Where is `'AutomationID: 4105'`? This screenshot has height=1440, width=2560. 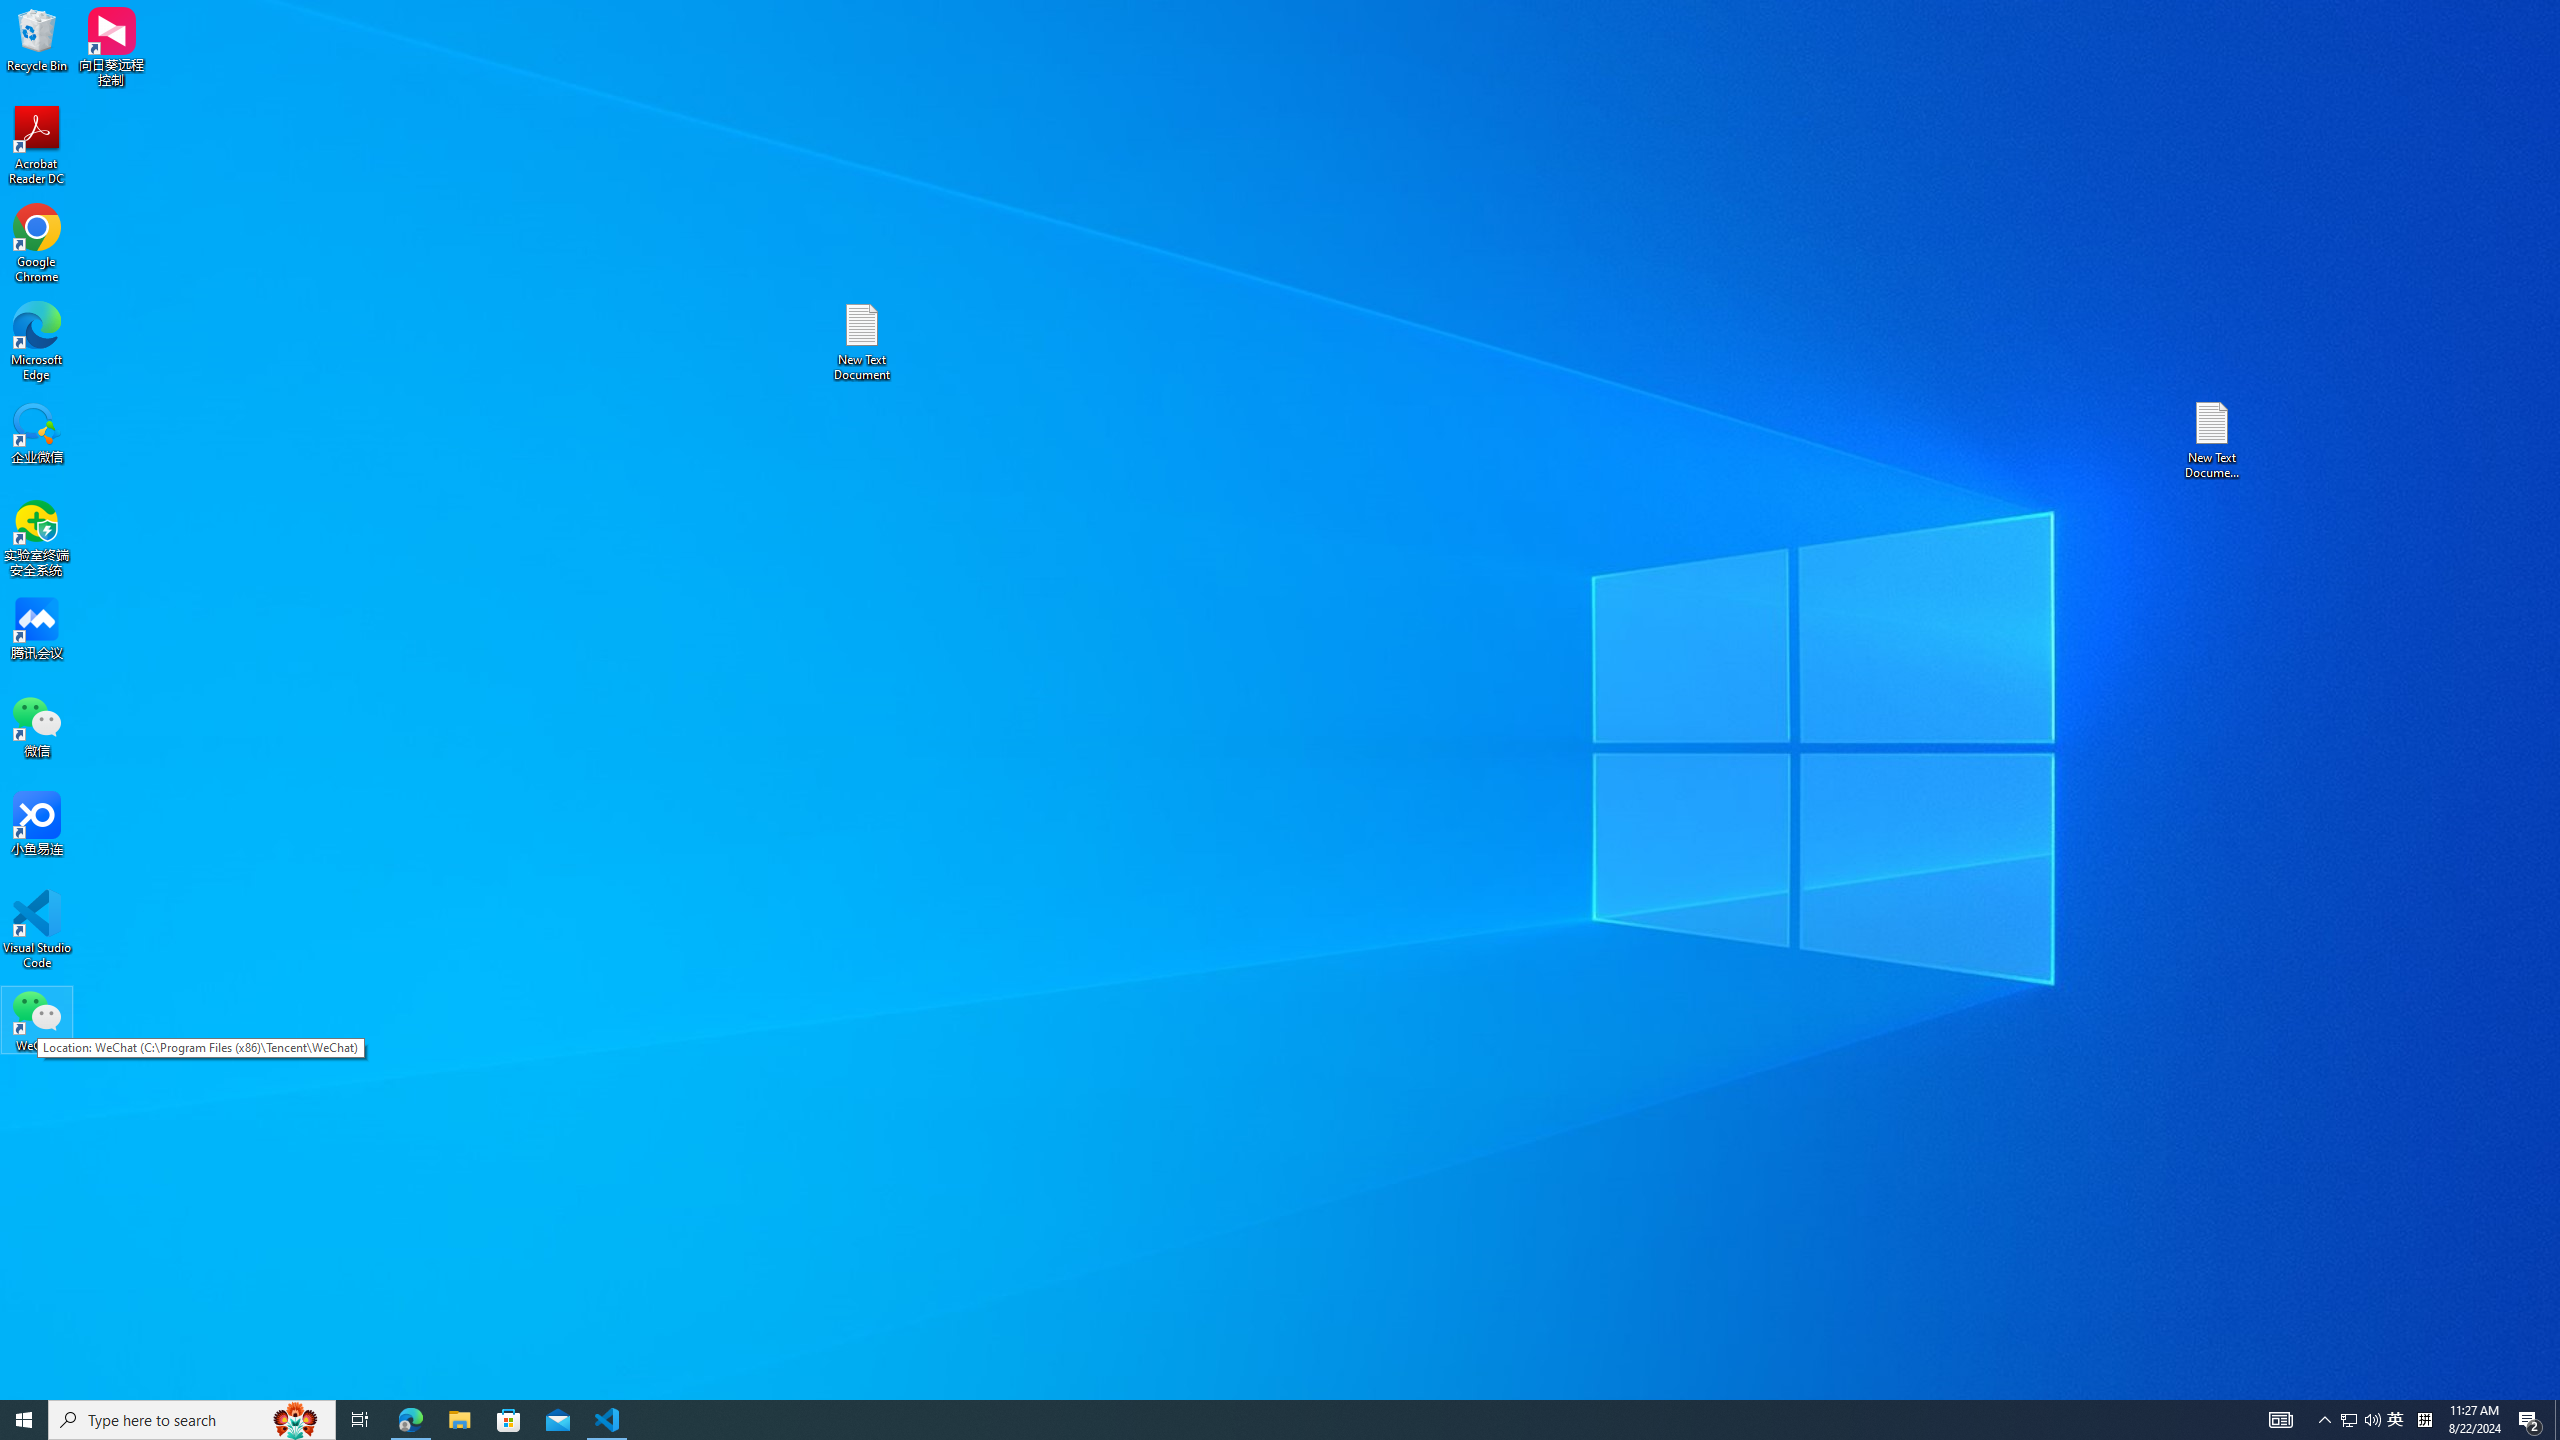
'AutomationID: 4105' is located at coordinates (2279, 1418).